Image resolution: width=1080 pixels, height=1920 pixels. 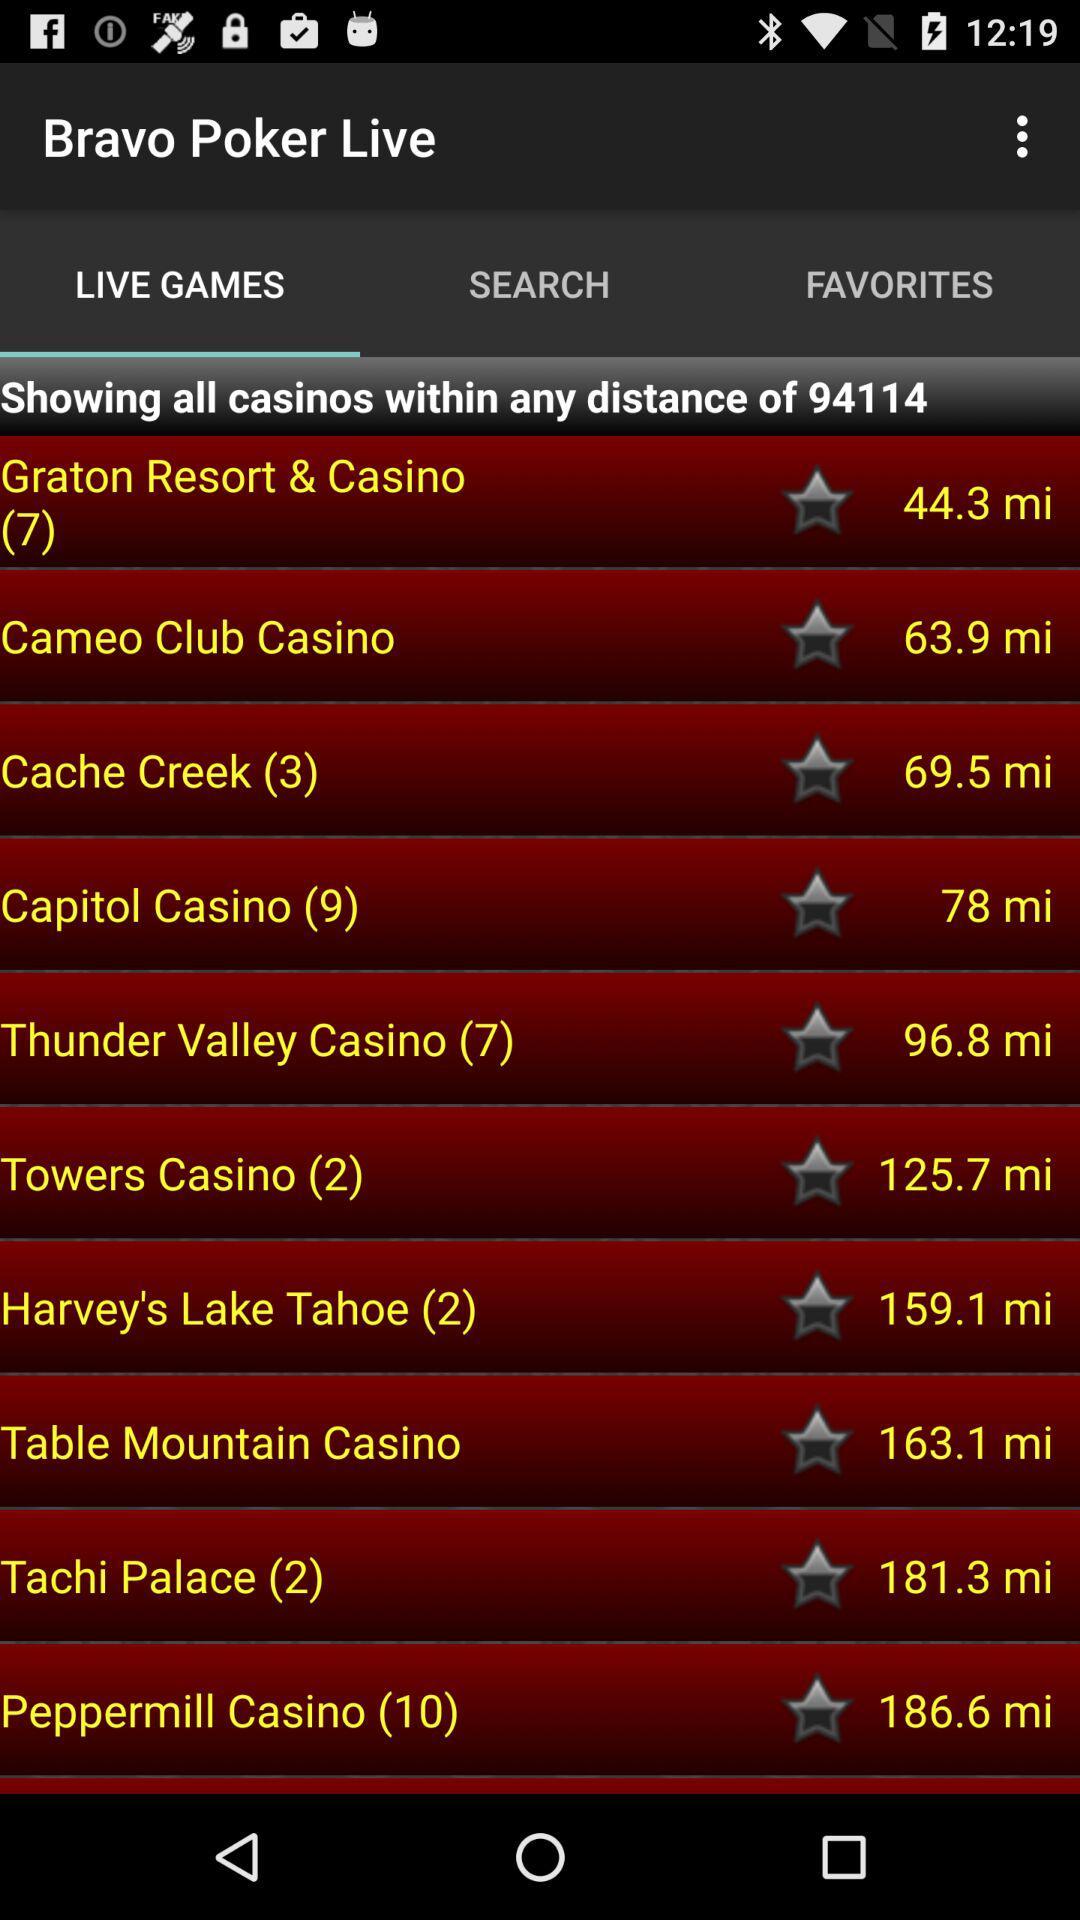 I want to click on as favorite, so click(x=817, y=1441).